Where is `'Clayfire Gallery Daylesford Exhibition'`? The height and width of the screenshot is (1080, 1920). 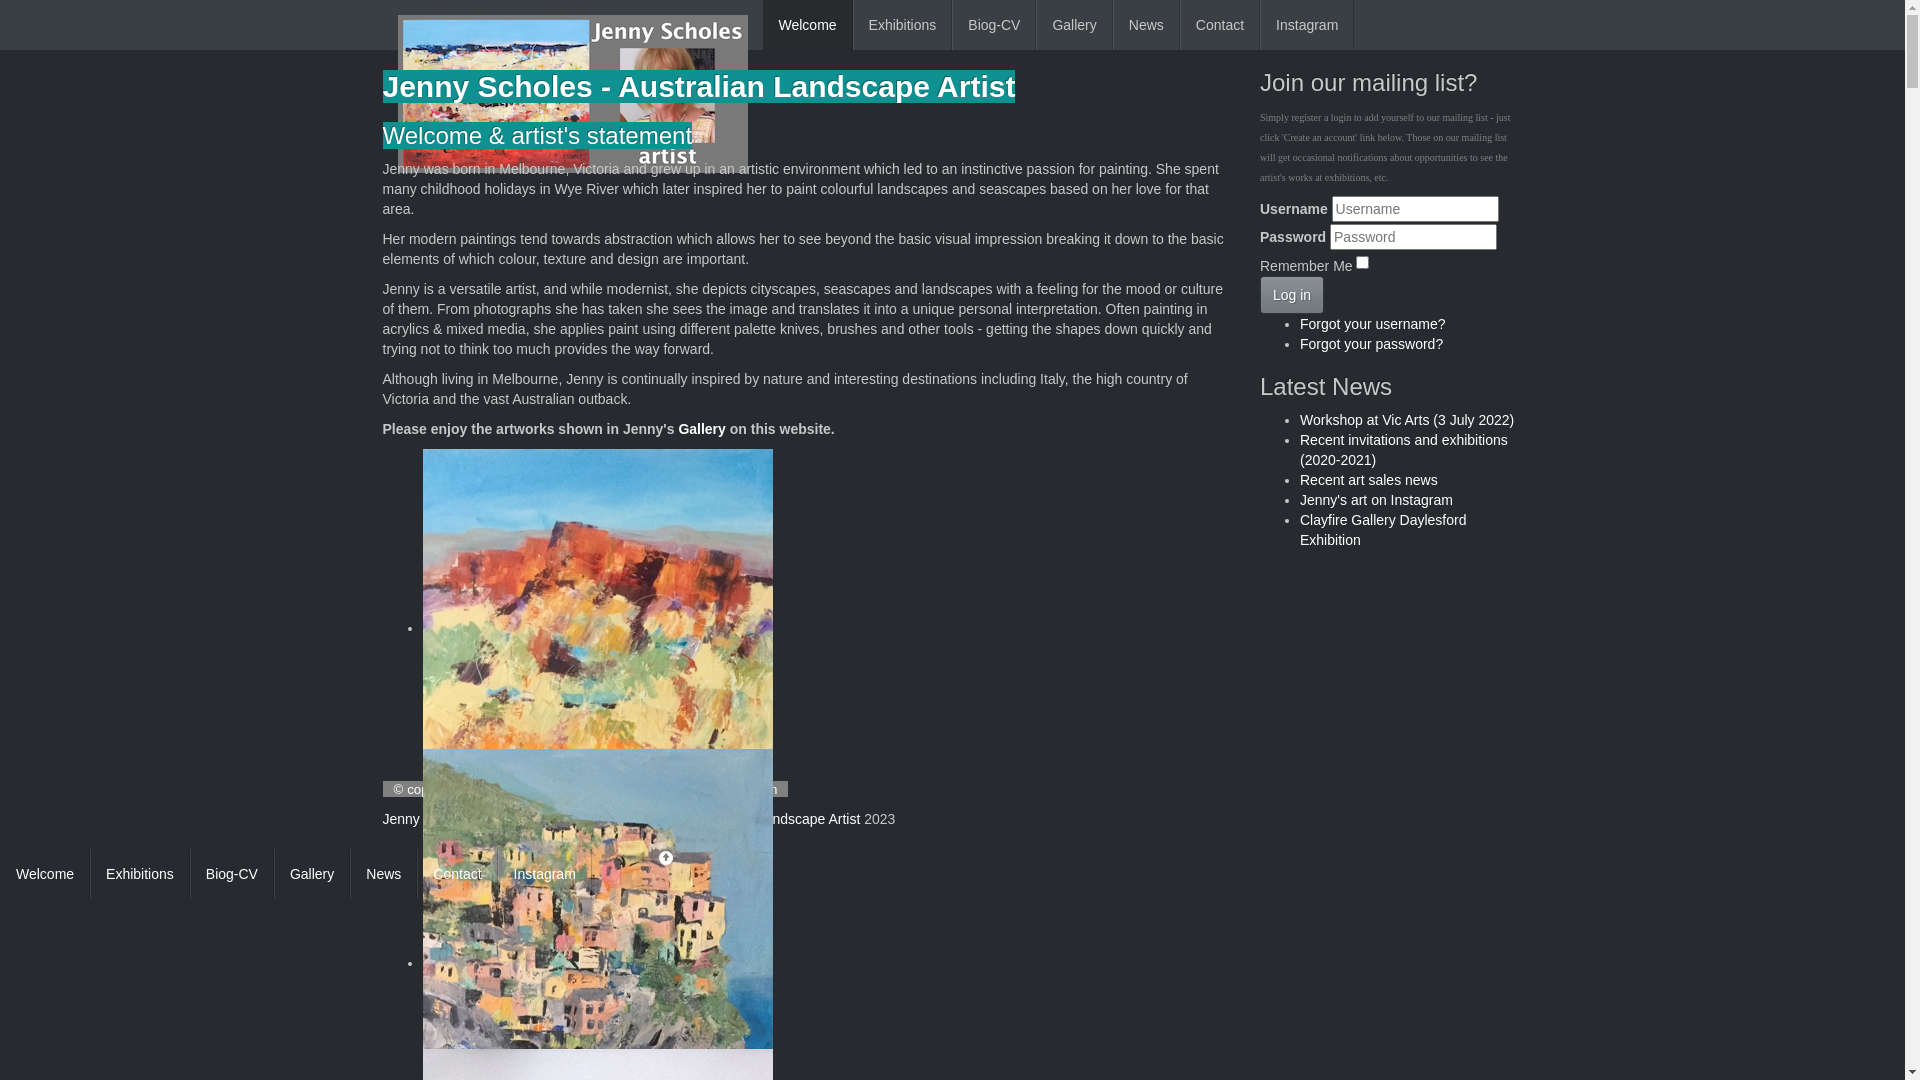 'Clayfire Gallery Daylesford Exhibition' is located at coordinates (1300, 528).